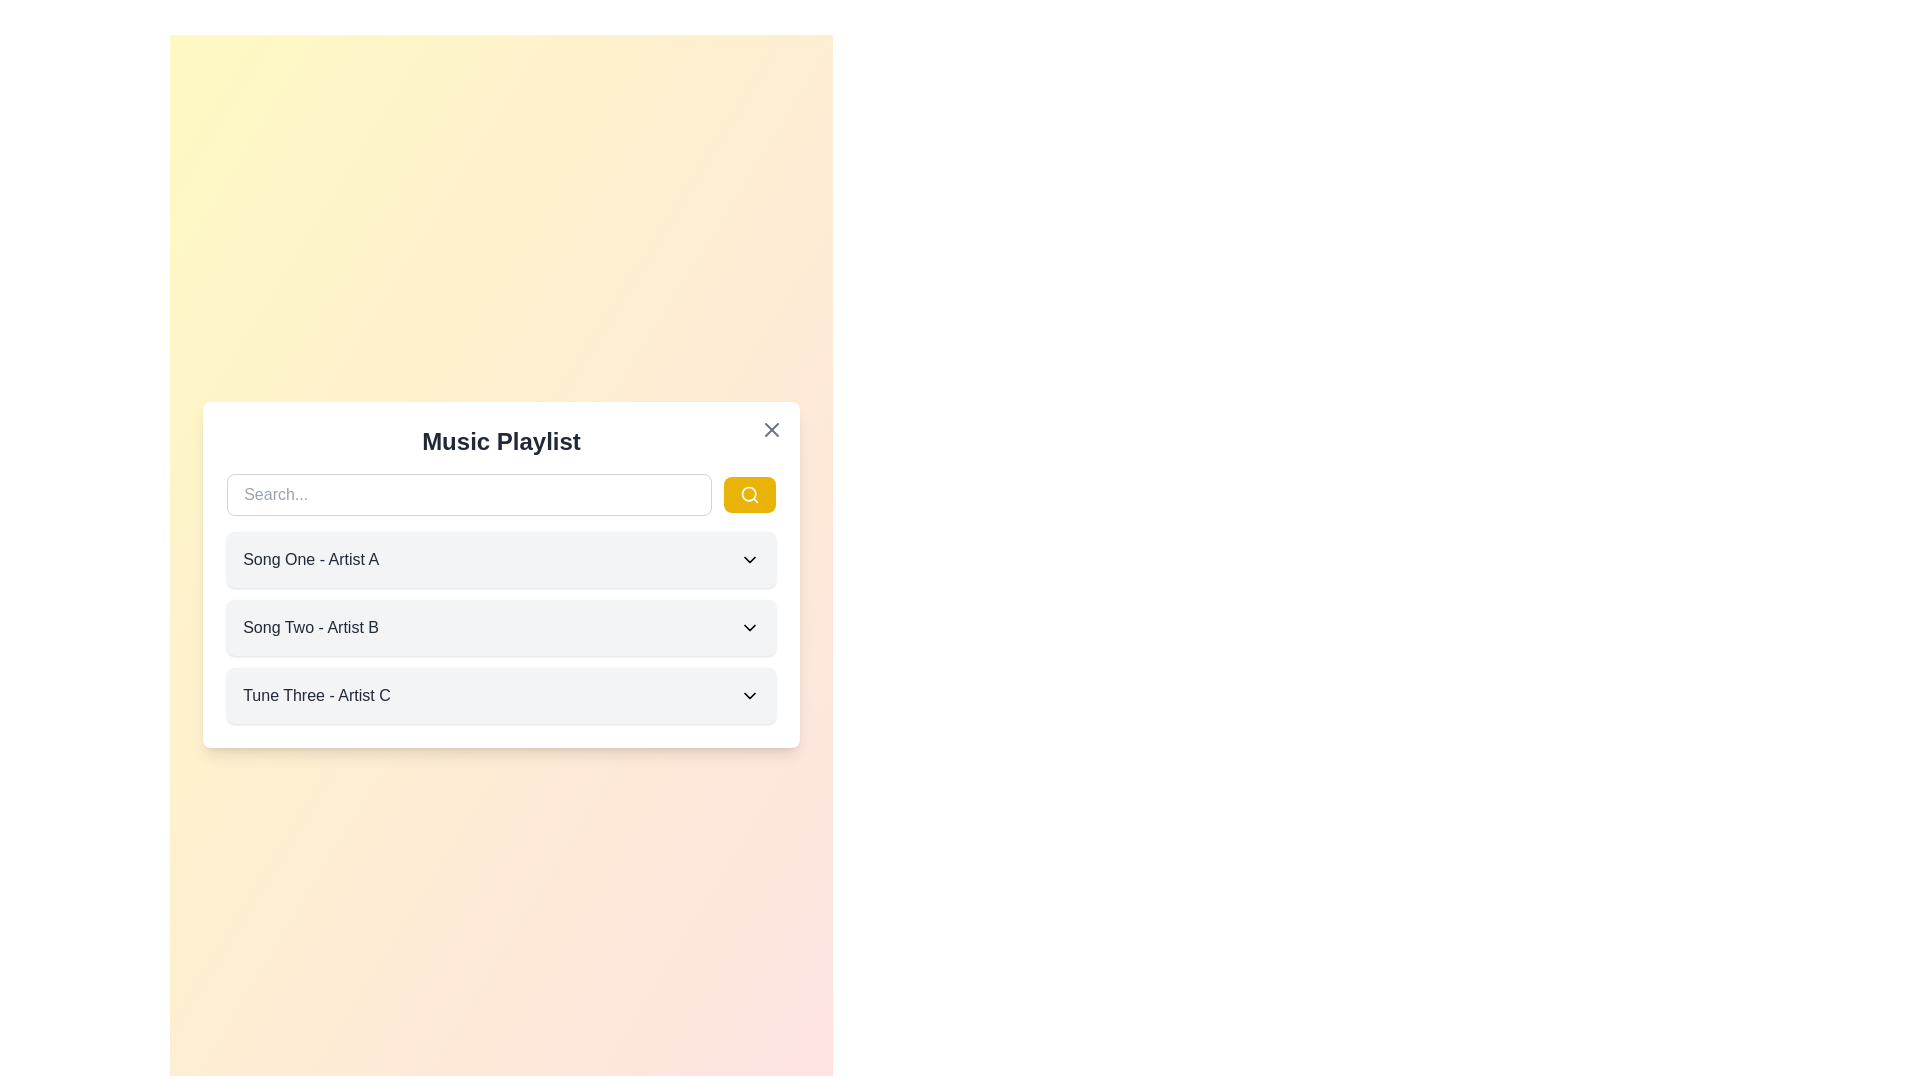  What do you see at coordinates (310, 627) in the screenshot?
I see `the text label displaying 'Song Two - Artist B', which is the second item in the 'Music Playlist' list component` at bounding box center [310, 627].